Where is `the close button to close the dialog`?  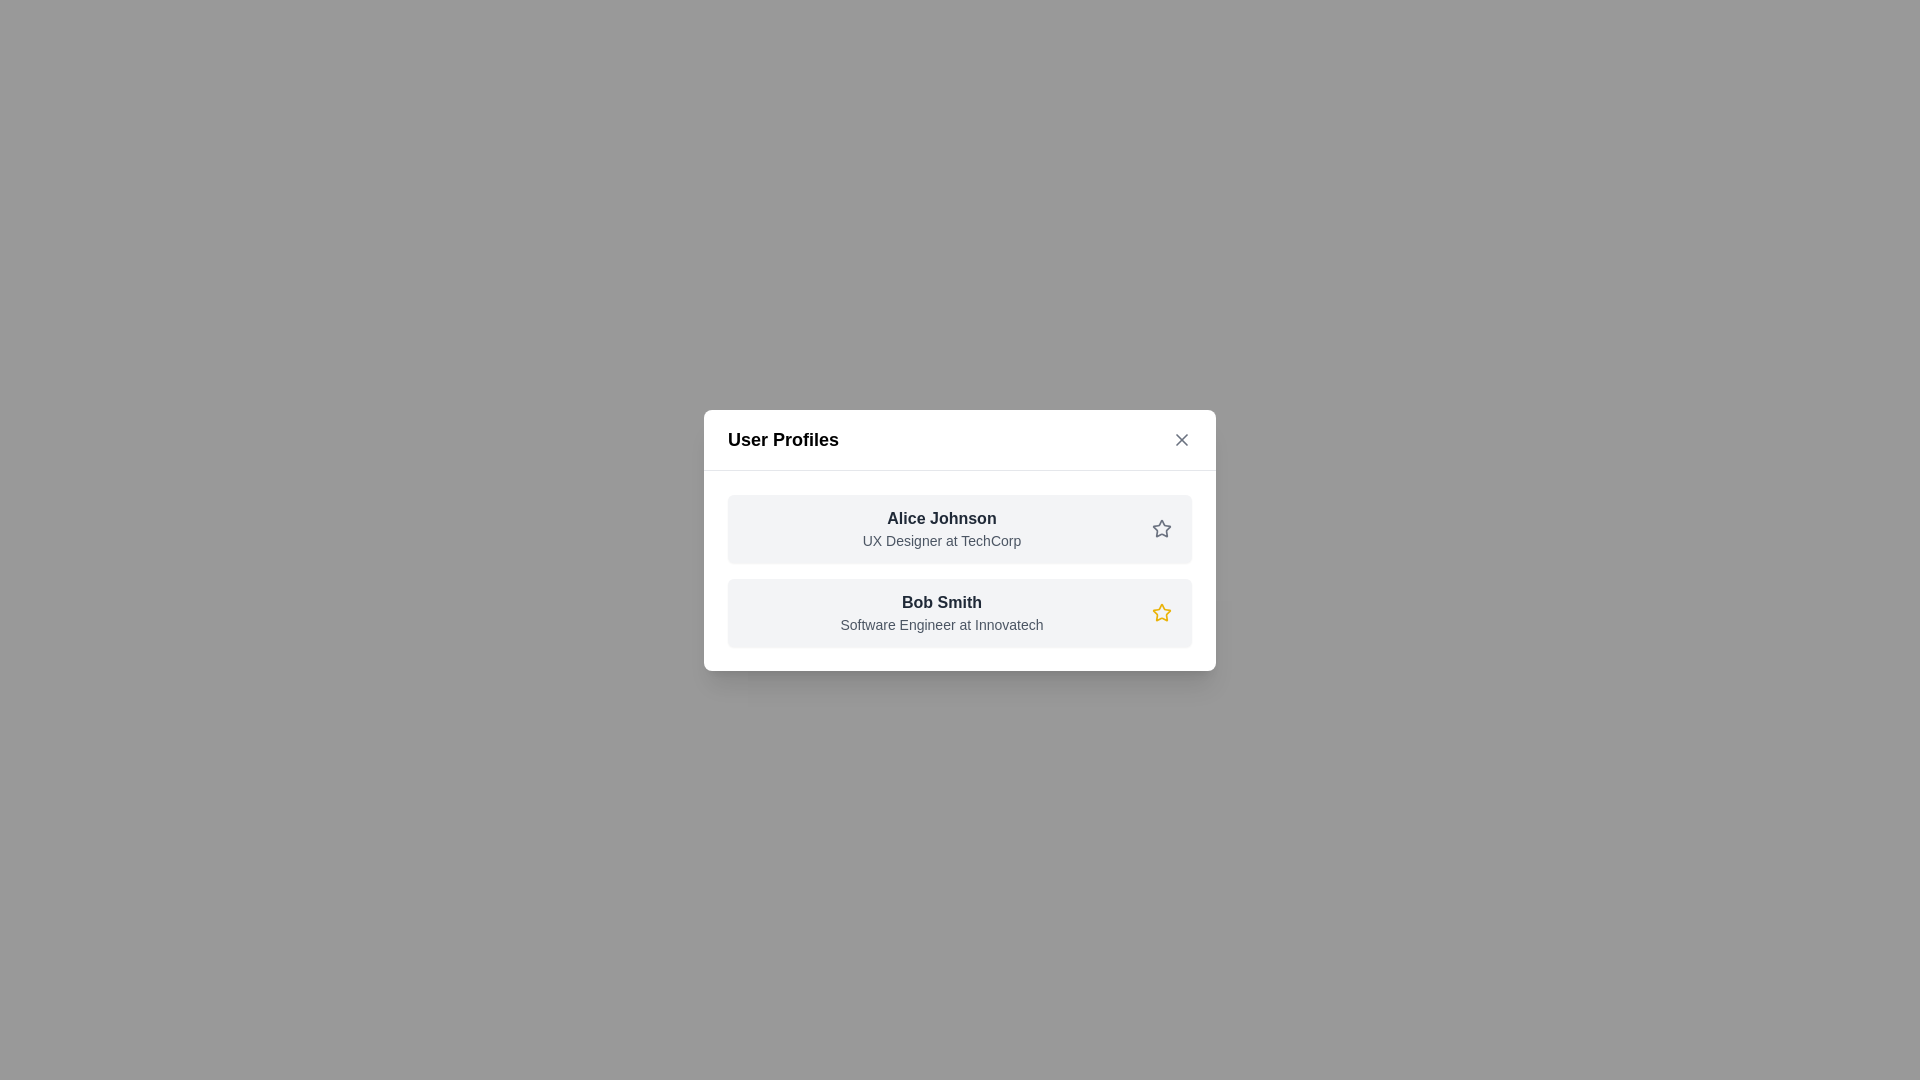 the close button to close the dialog is located at coordinates (1181, 438).